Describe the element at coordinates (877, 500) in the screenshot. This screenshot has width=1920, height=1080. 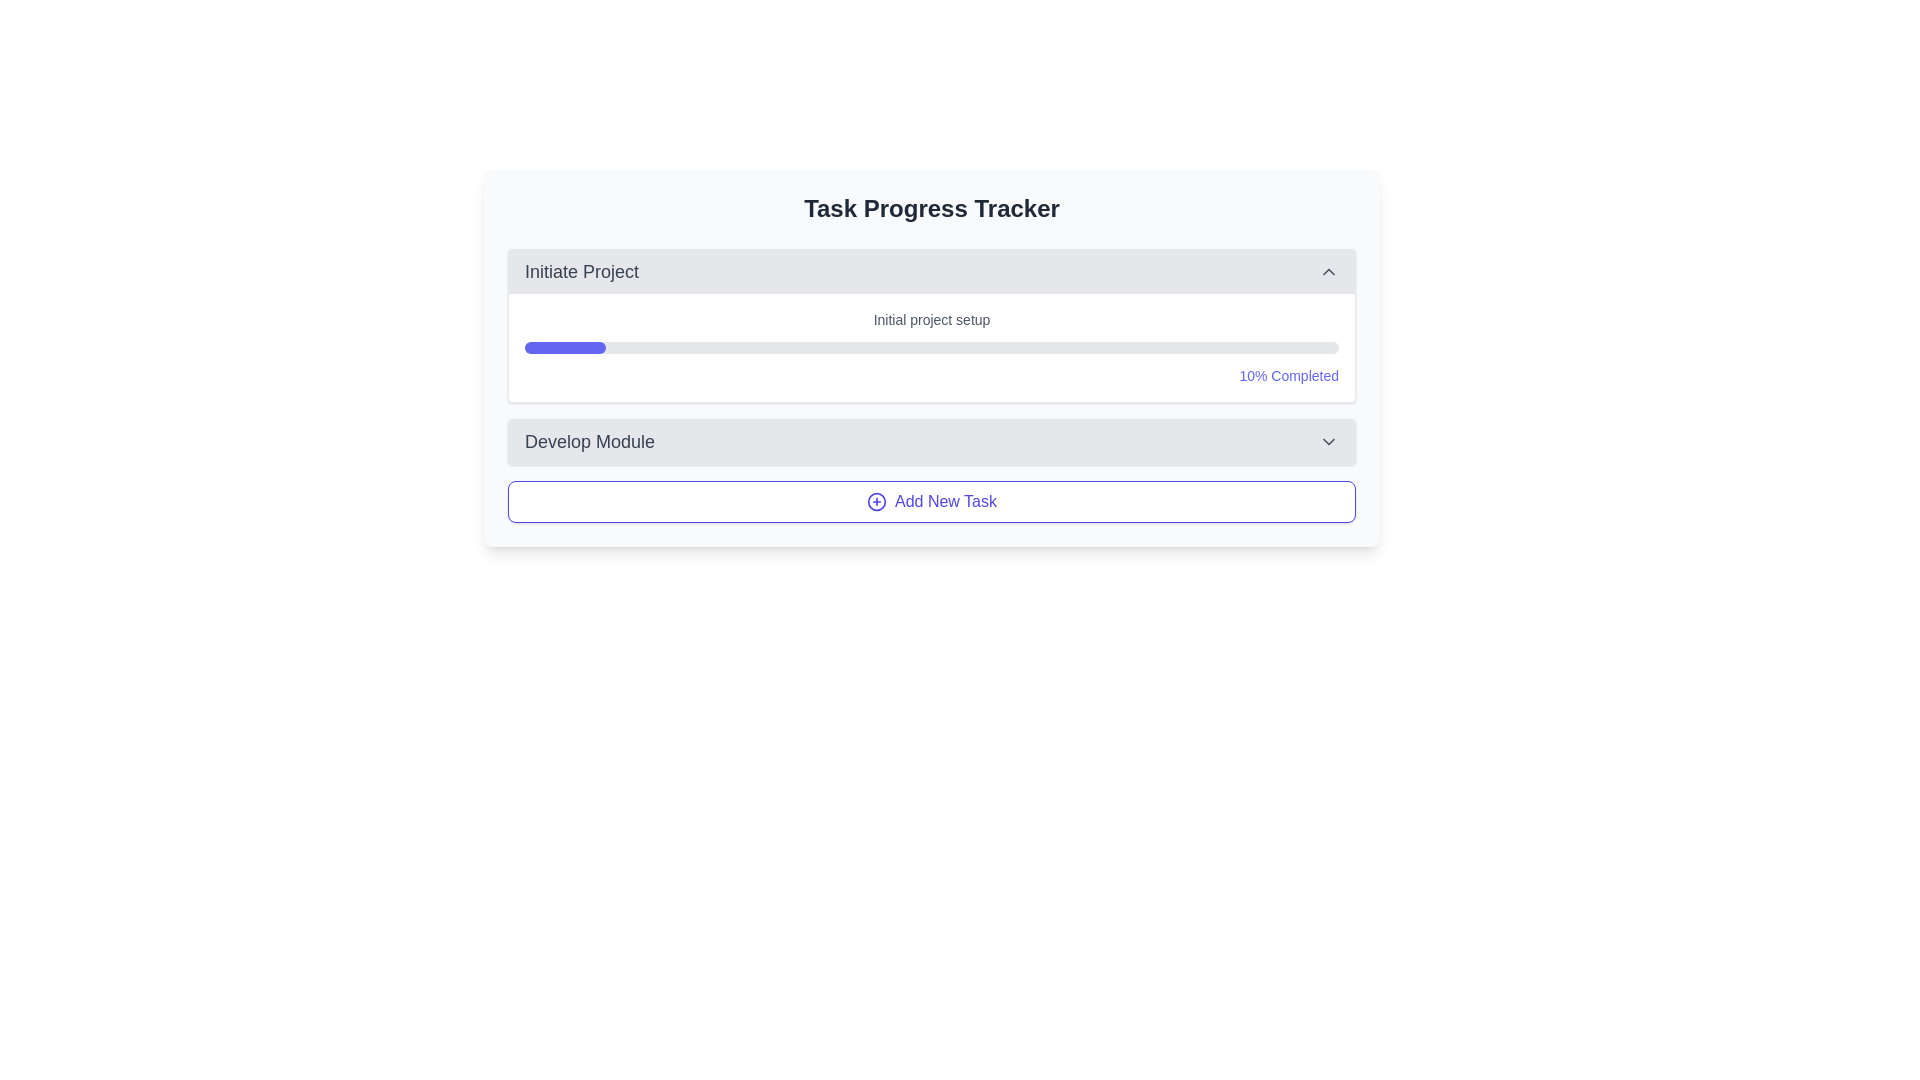
I see `the circular icon within the 'Add New Task' button located in the 'Develop Module' section` at that location.